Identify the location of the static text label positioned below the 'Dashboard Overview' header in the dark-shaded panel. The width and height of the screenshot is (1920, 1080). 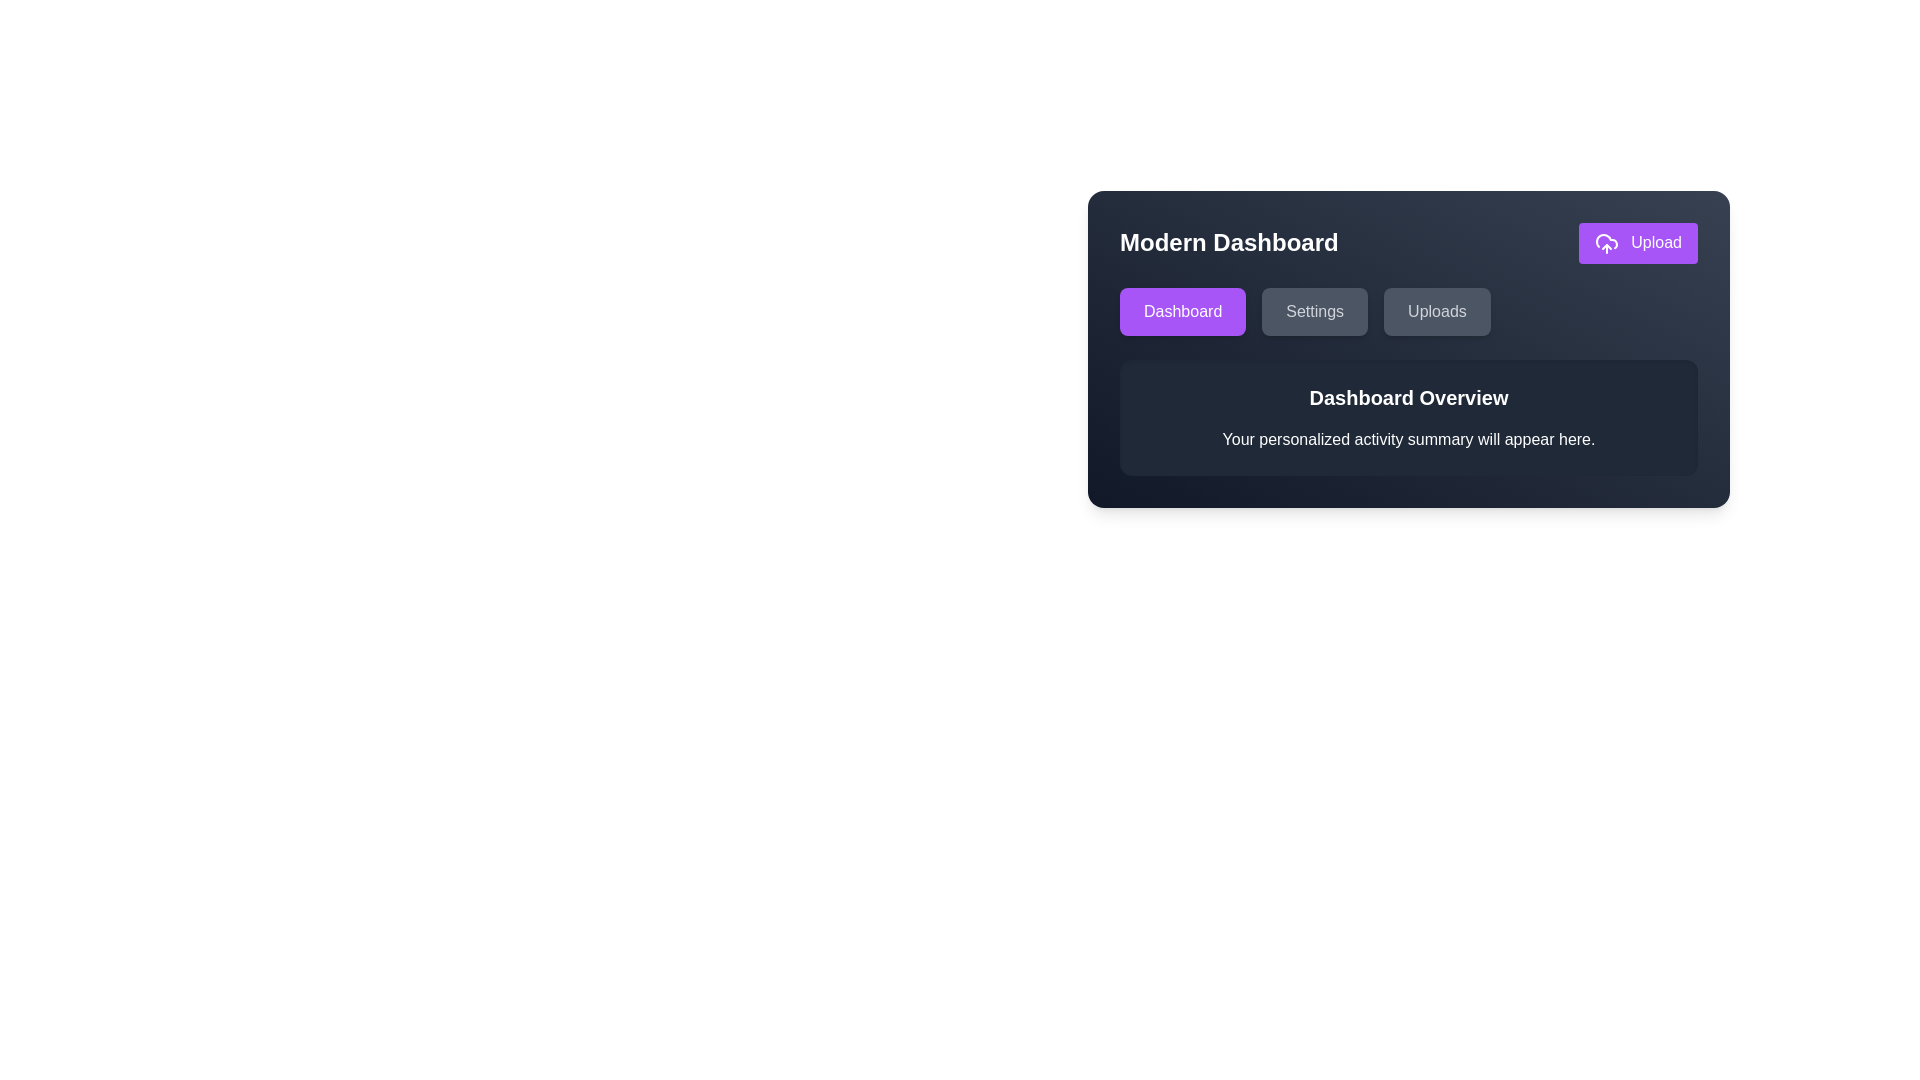
(1408, 438).